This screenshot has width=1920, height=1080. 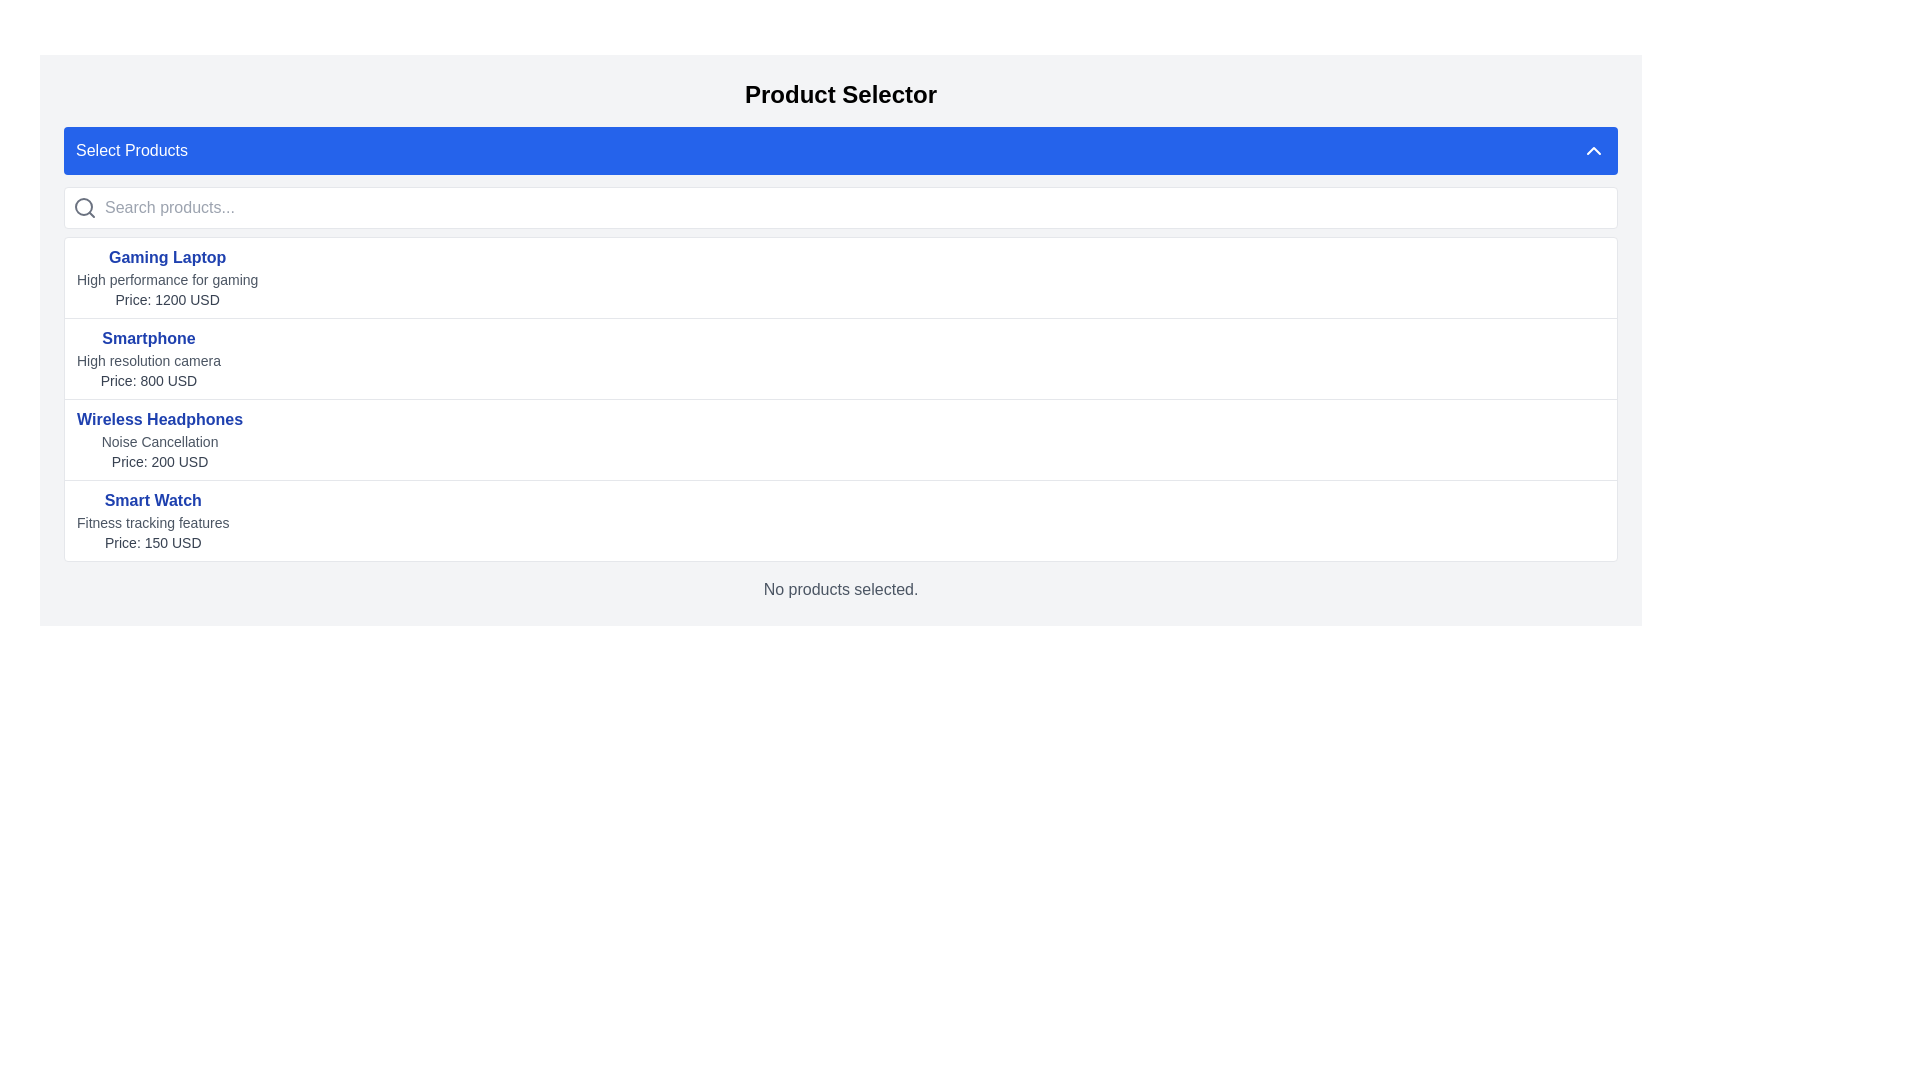 What do you see at coordinates (152, 522) in the screenshot?
I see `product description text label located under the 'Smart Watch' heading and above the 'Price: 150 USD' text` at bounding box center [152, 522].